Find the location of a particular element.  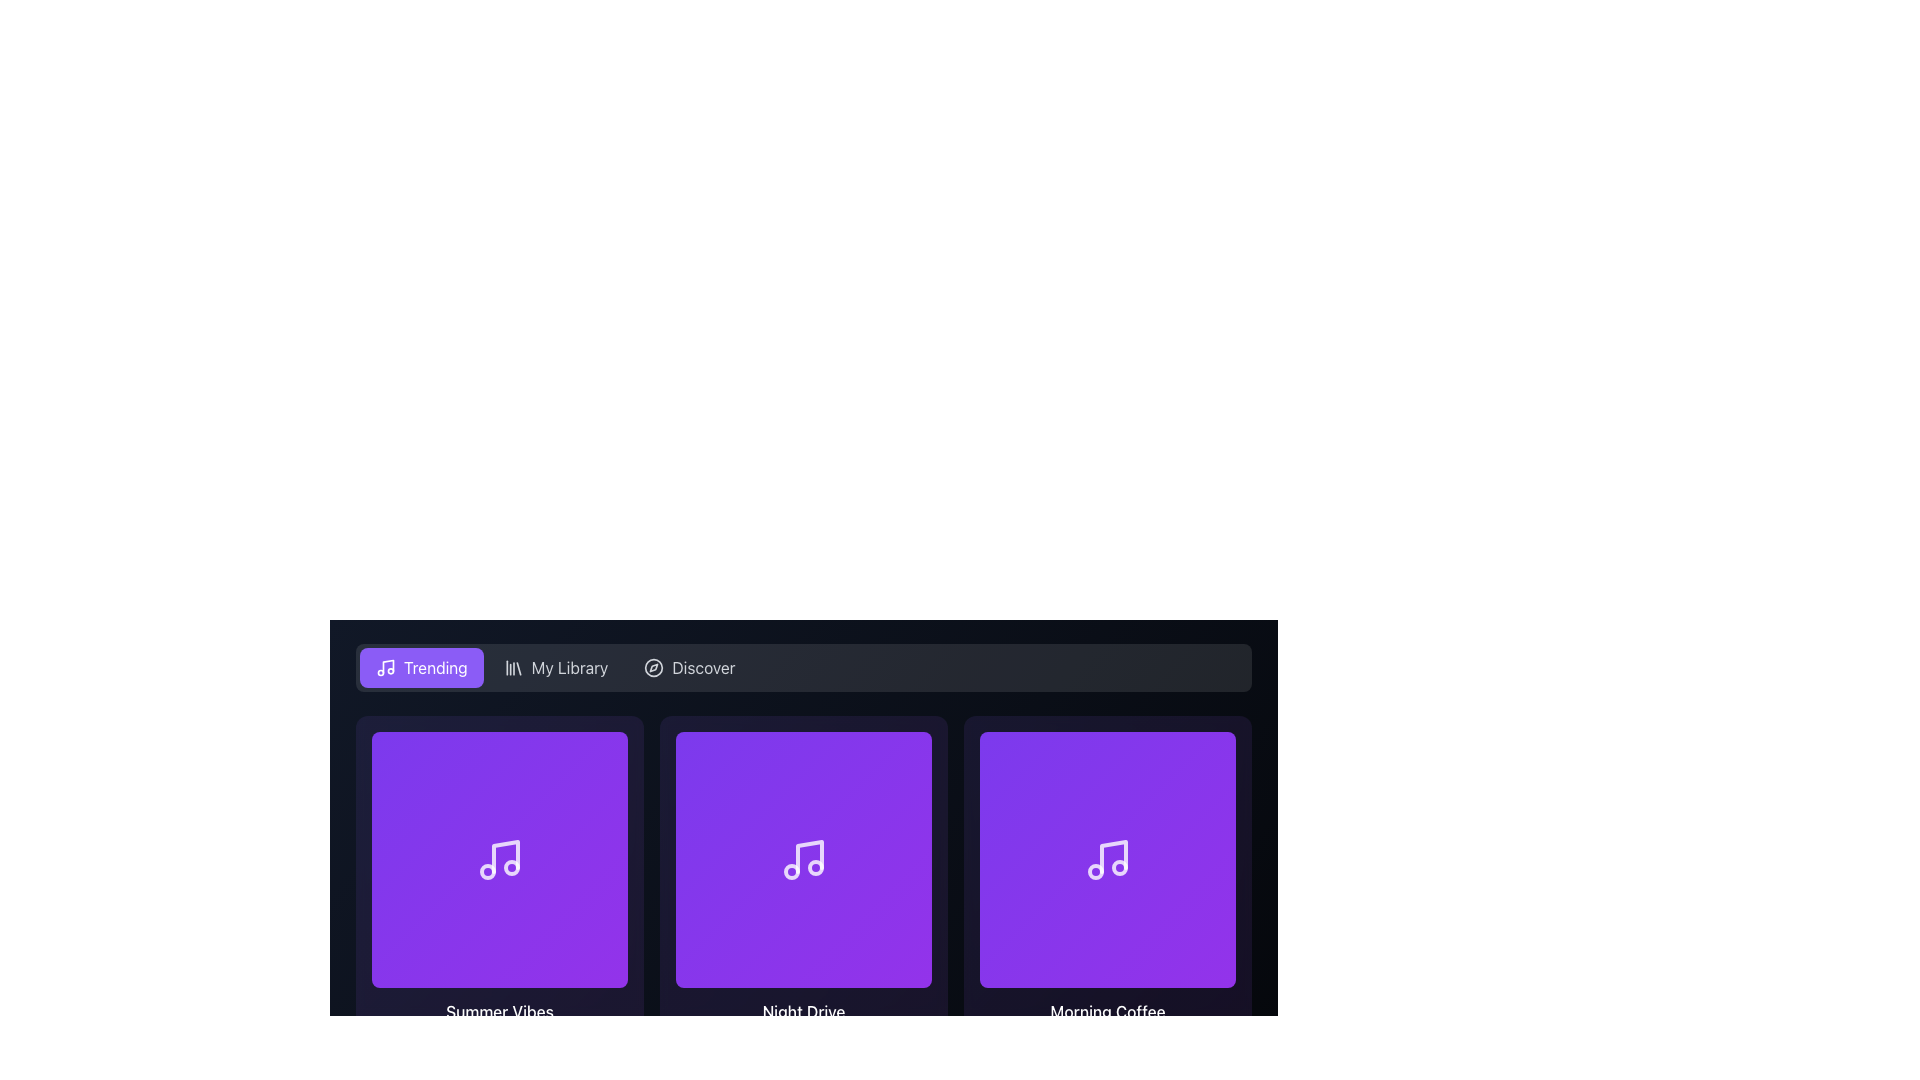

the Text Label displaying 'Summer Vibes', which is styled in white and located below a vibrant purple box with a music icon is located at coordinates (499, 1011).